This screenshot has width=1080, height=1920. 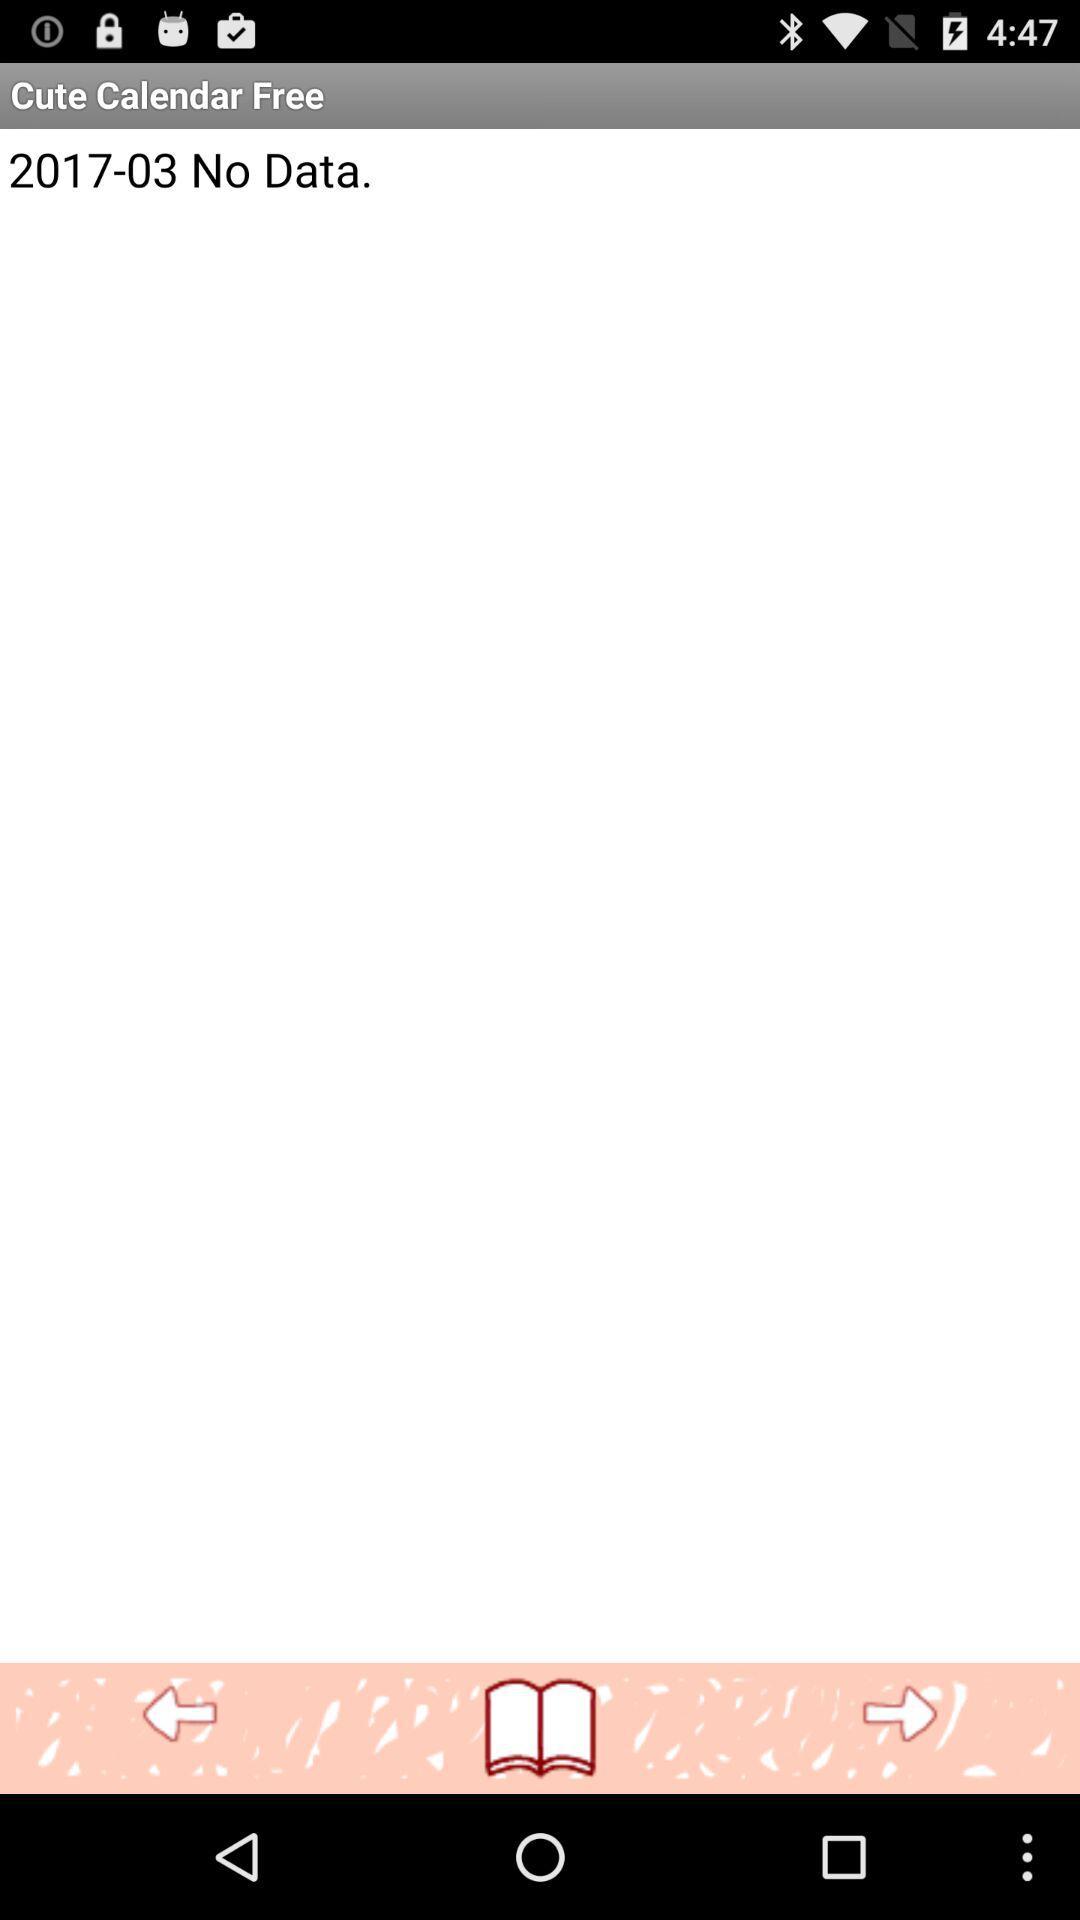 I want to click on previous page, so click(x=180, y=1714).